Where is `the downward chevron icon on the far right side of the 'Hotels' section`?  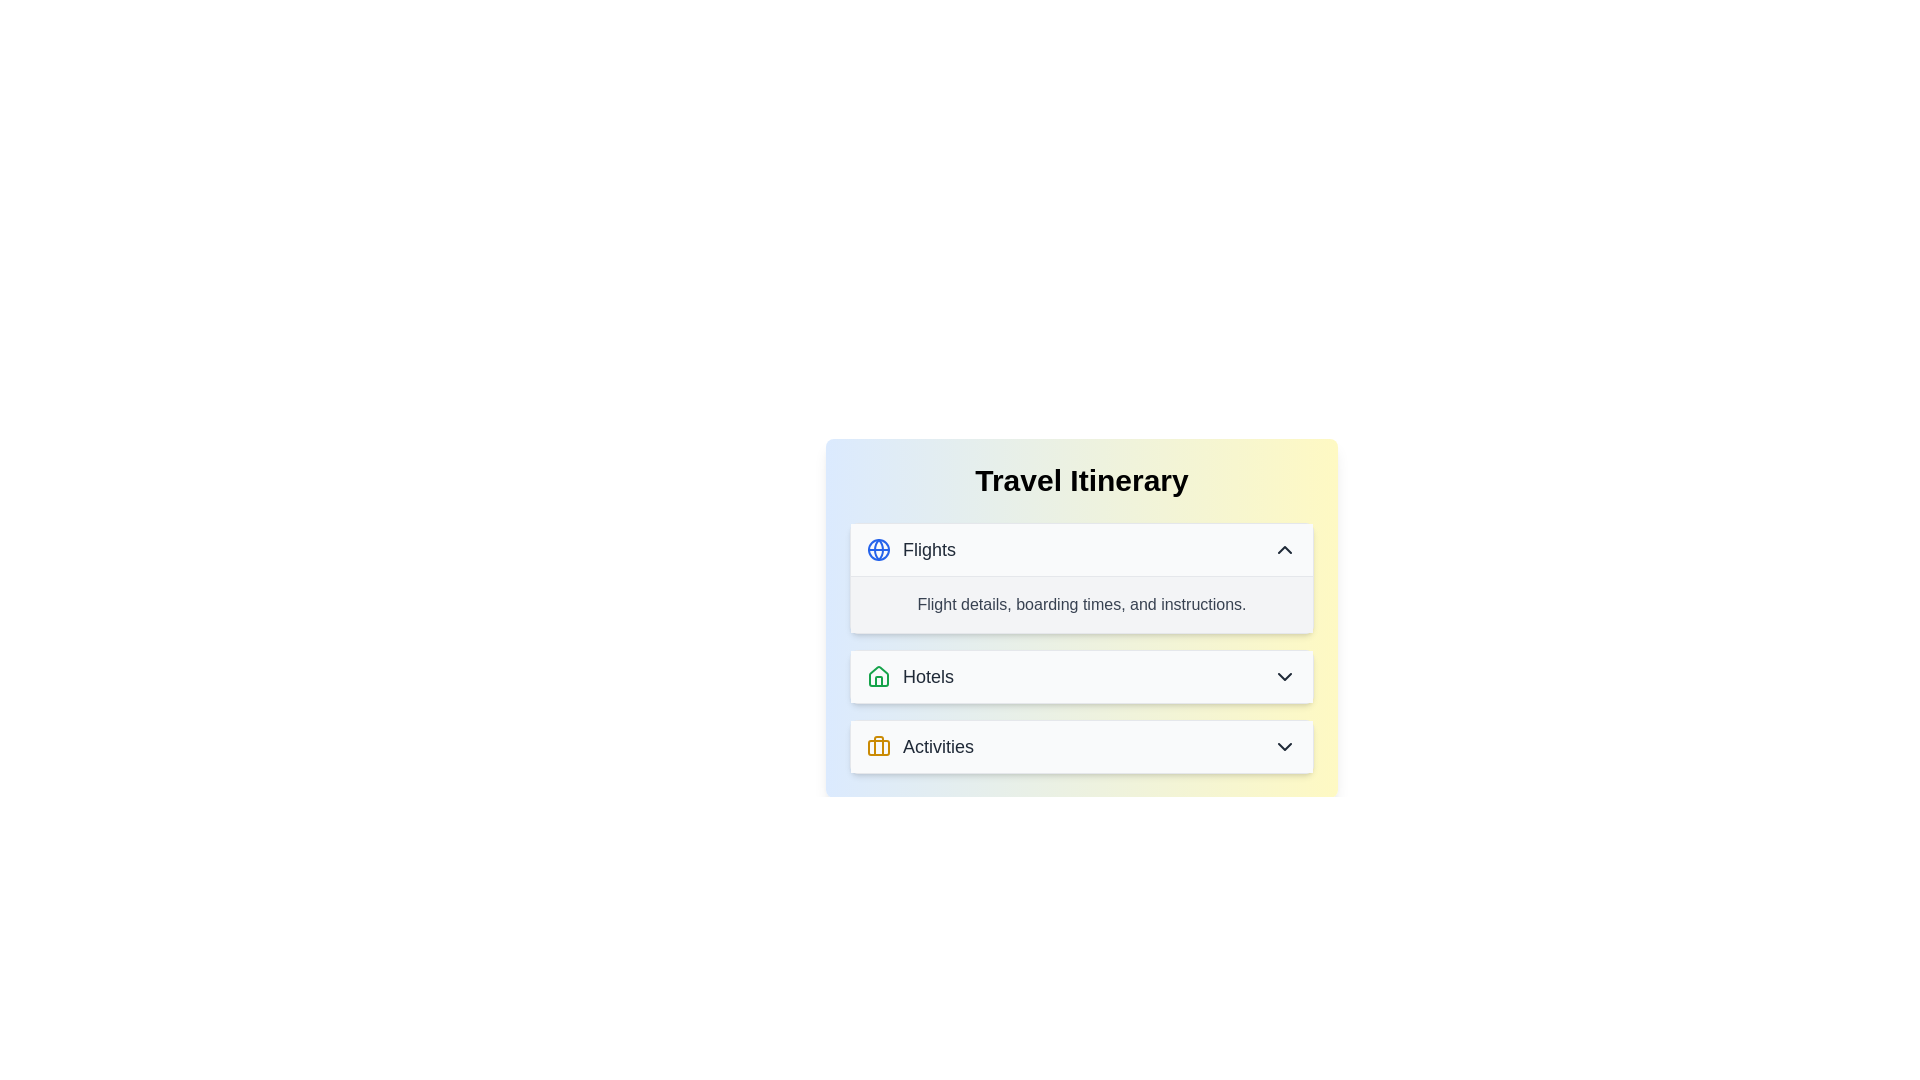 the downward chevron icon on the far right side of the 'Hotels' section is located at coordinates (1285, 676).